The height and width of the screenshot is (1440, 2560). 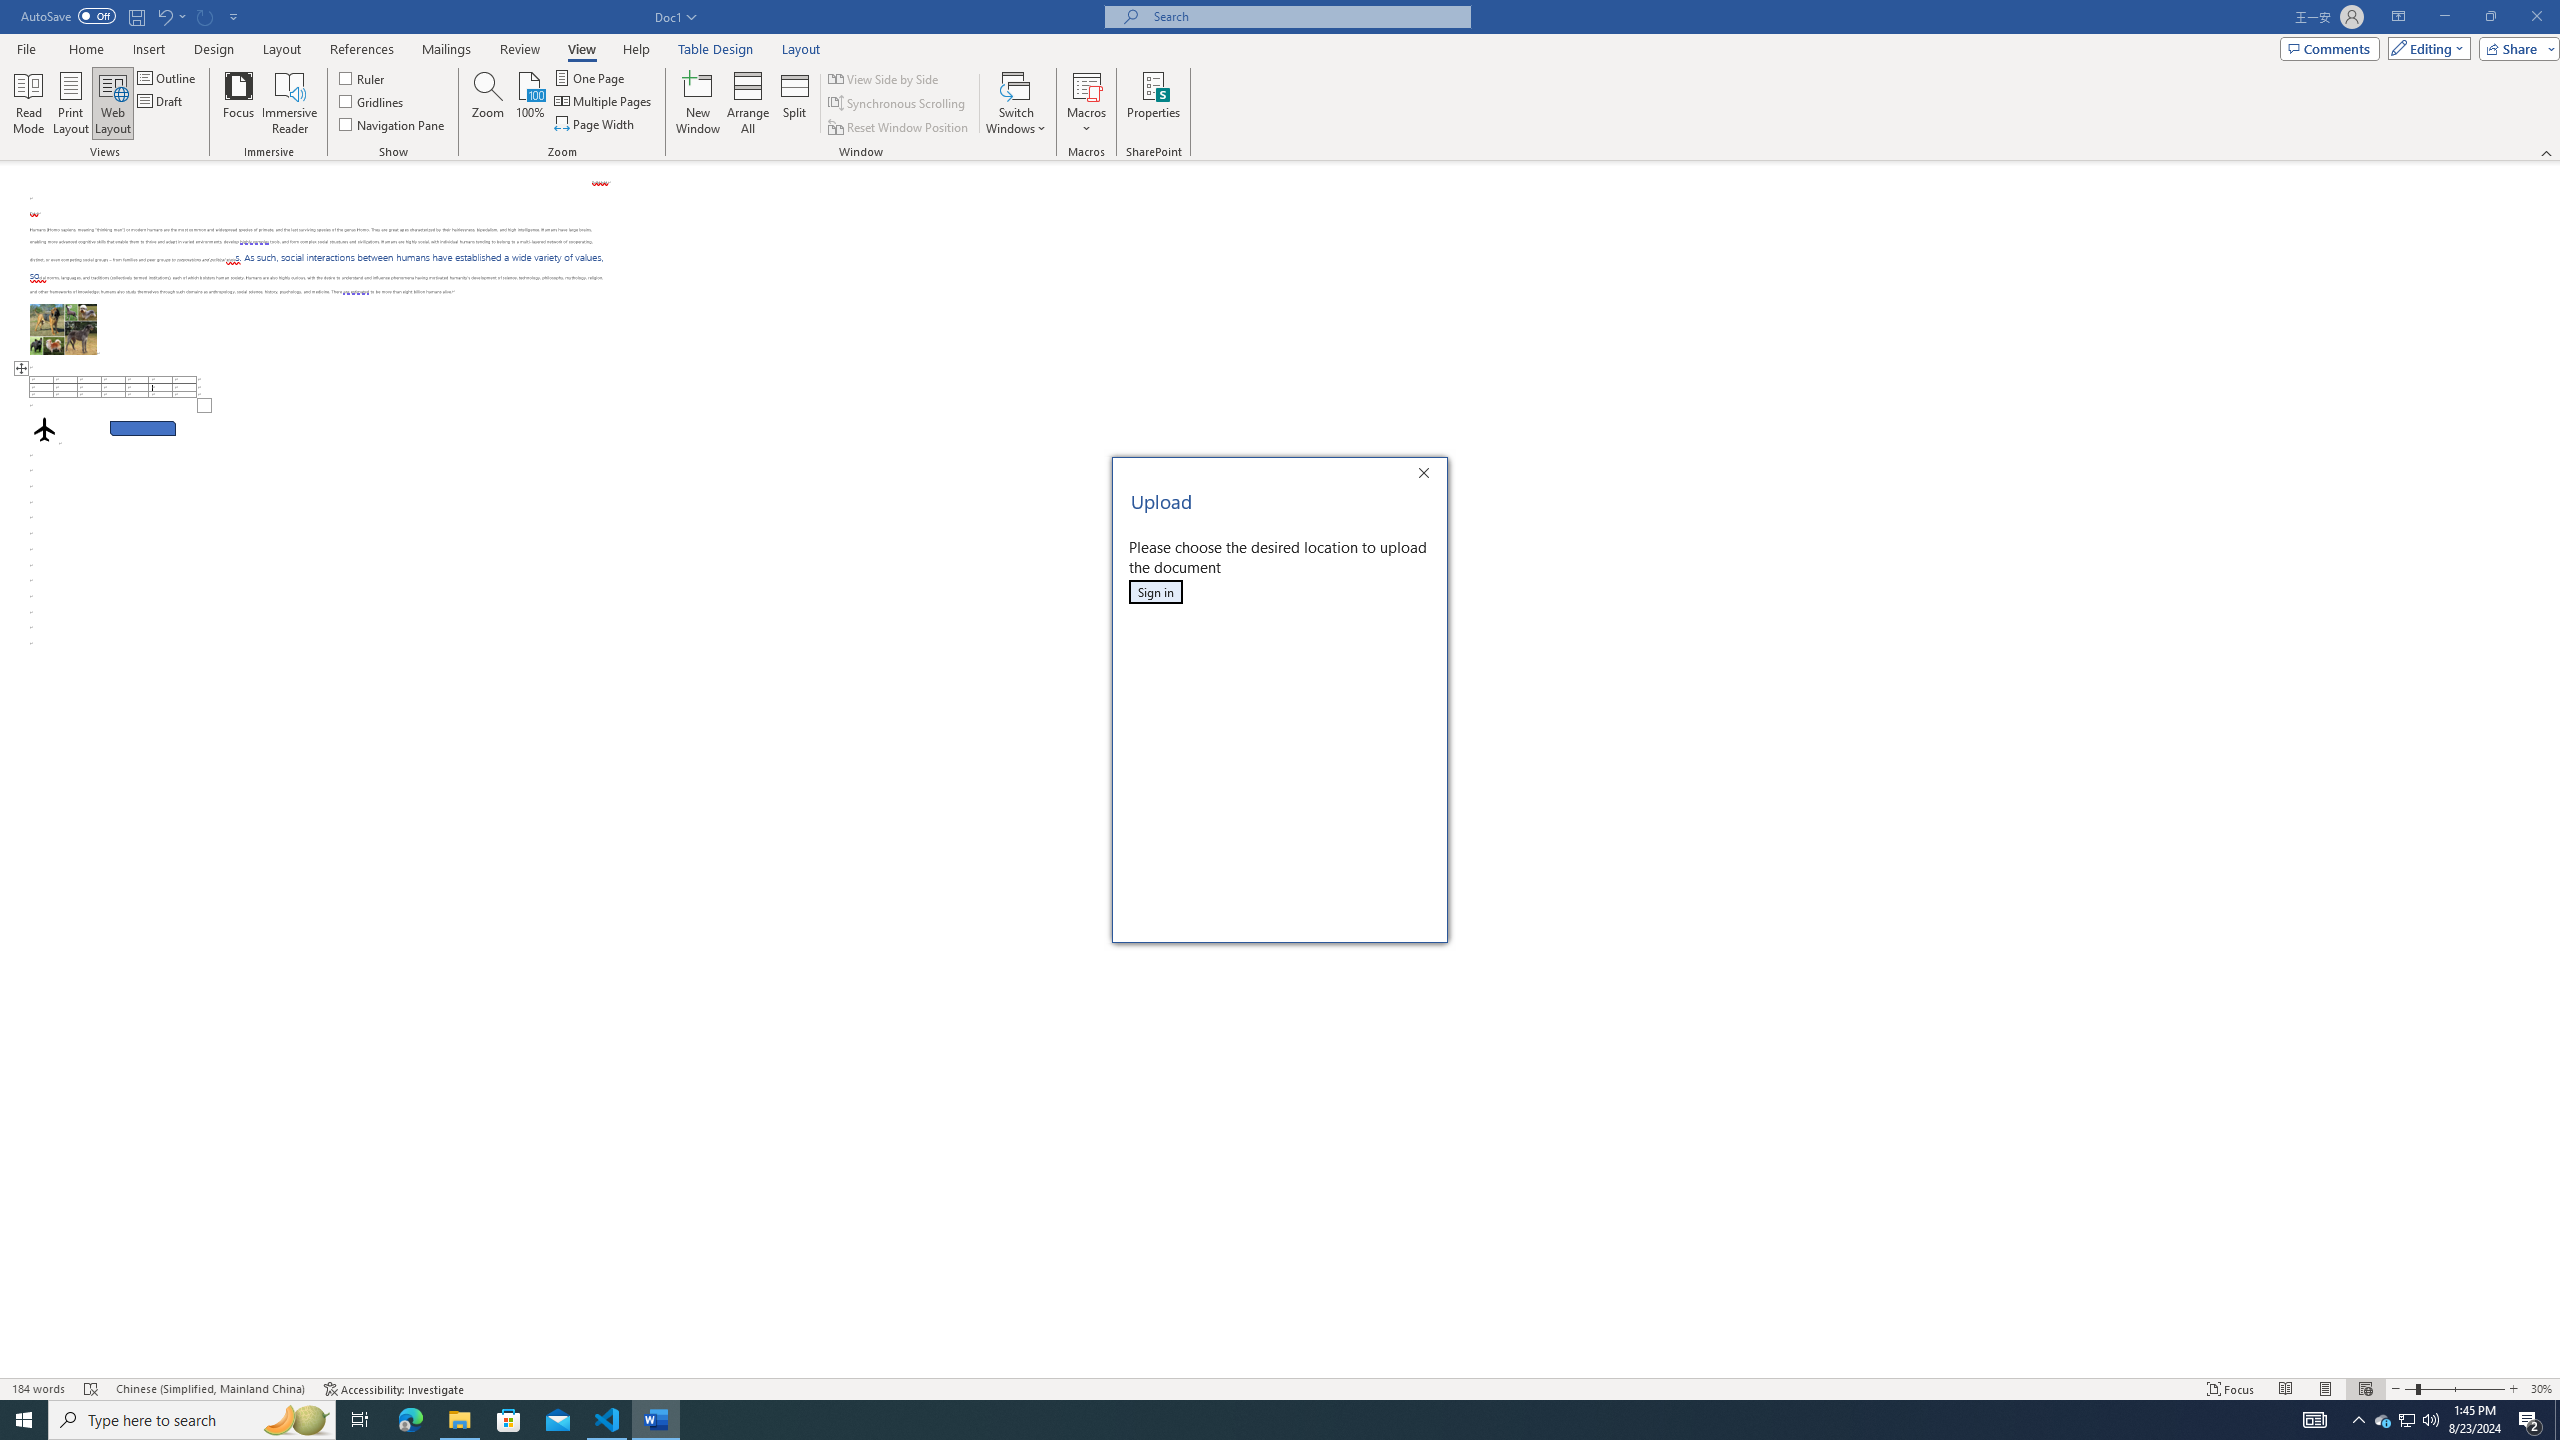 I want to click on 'Share', so click(x=2515, y=47).